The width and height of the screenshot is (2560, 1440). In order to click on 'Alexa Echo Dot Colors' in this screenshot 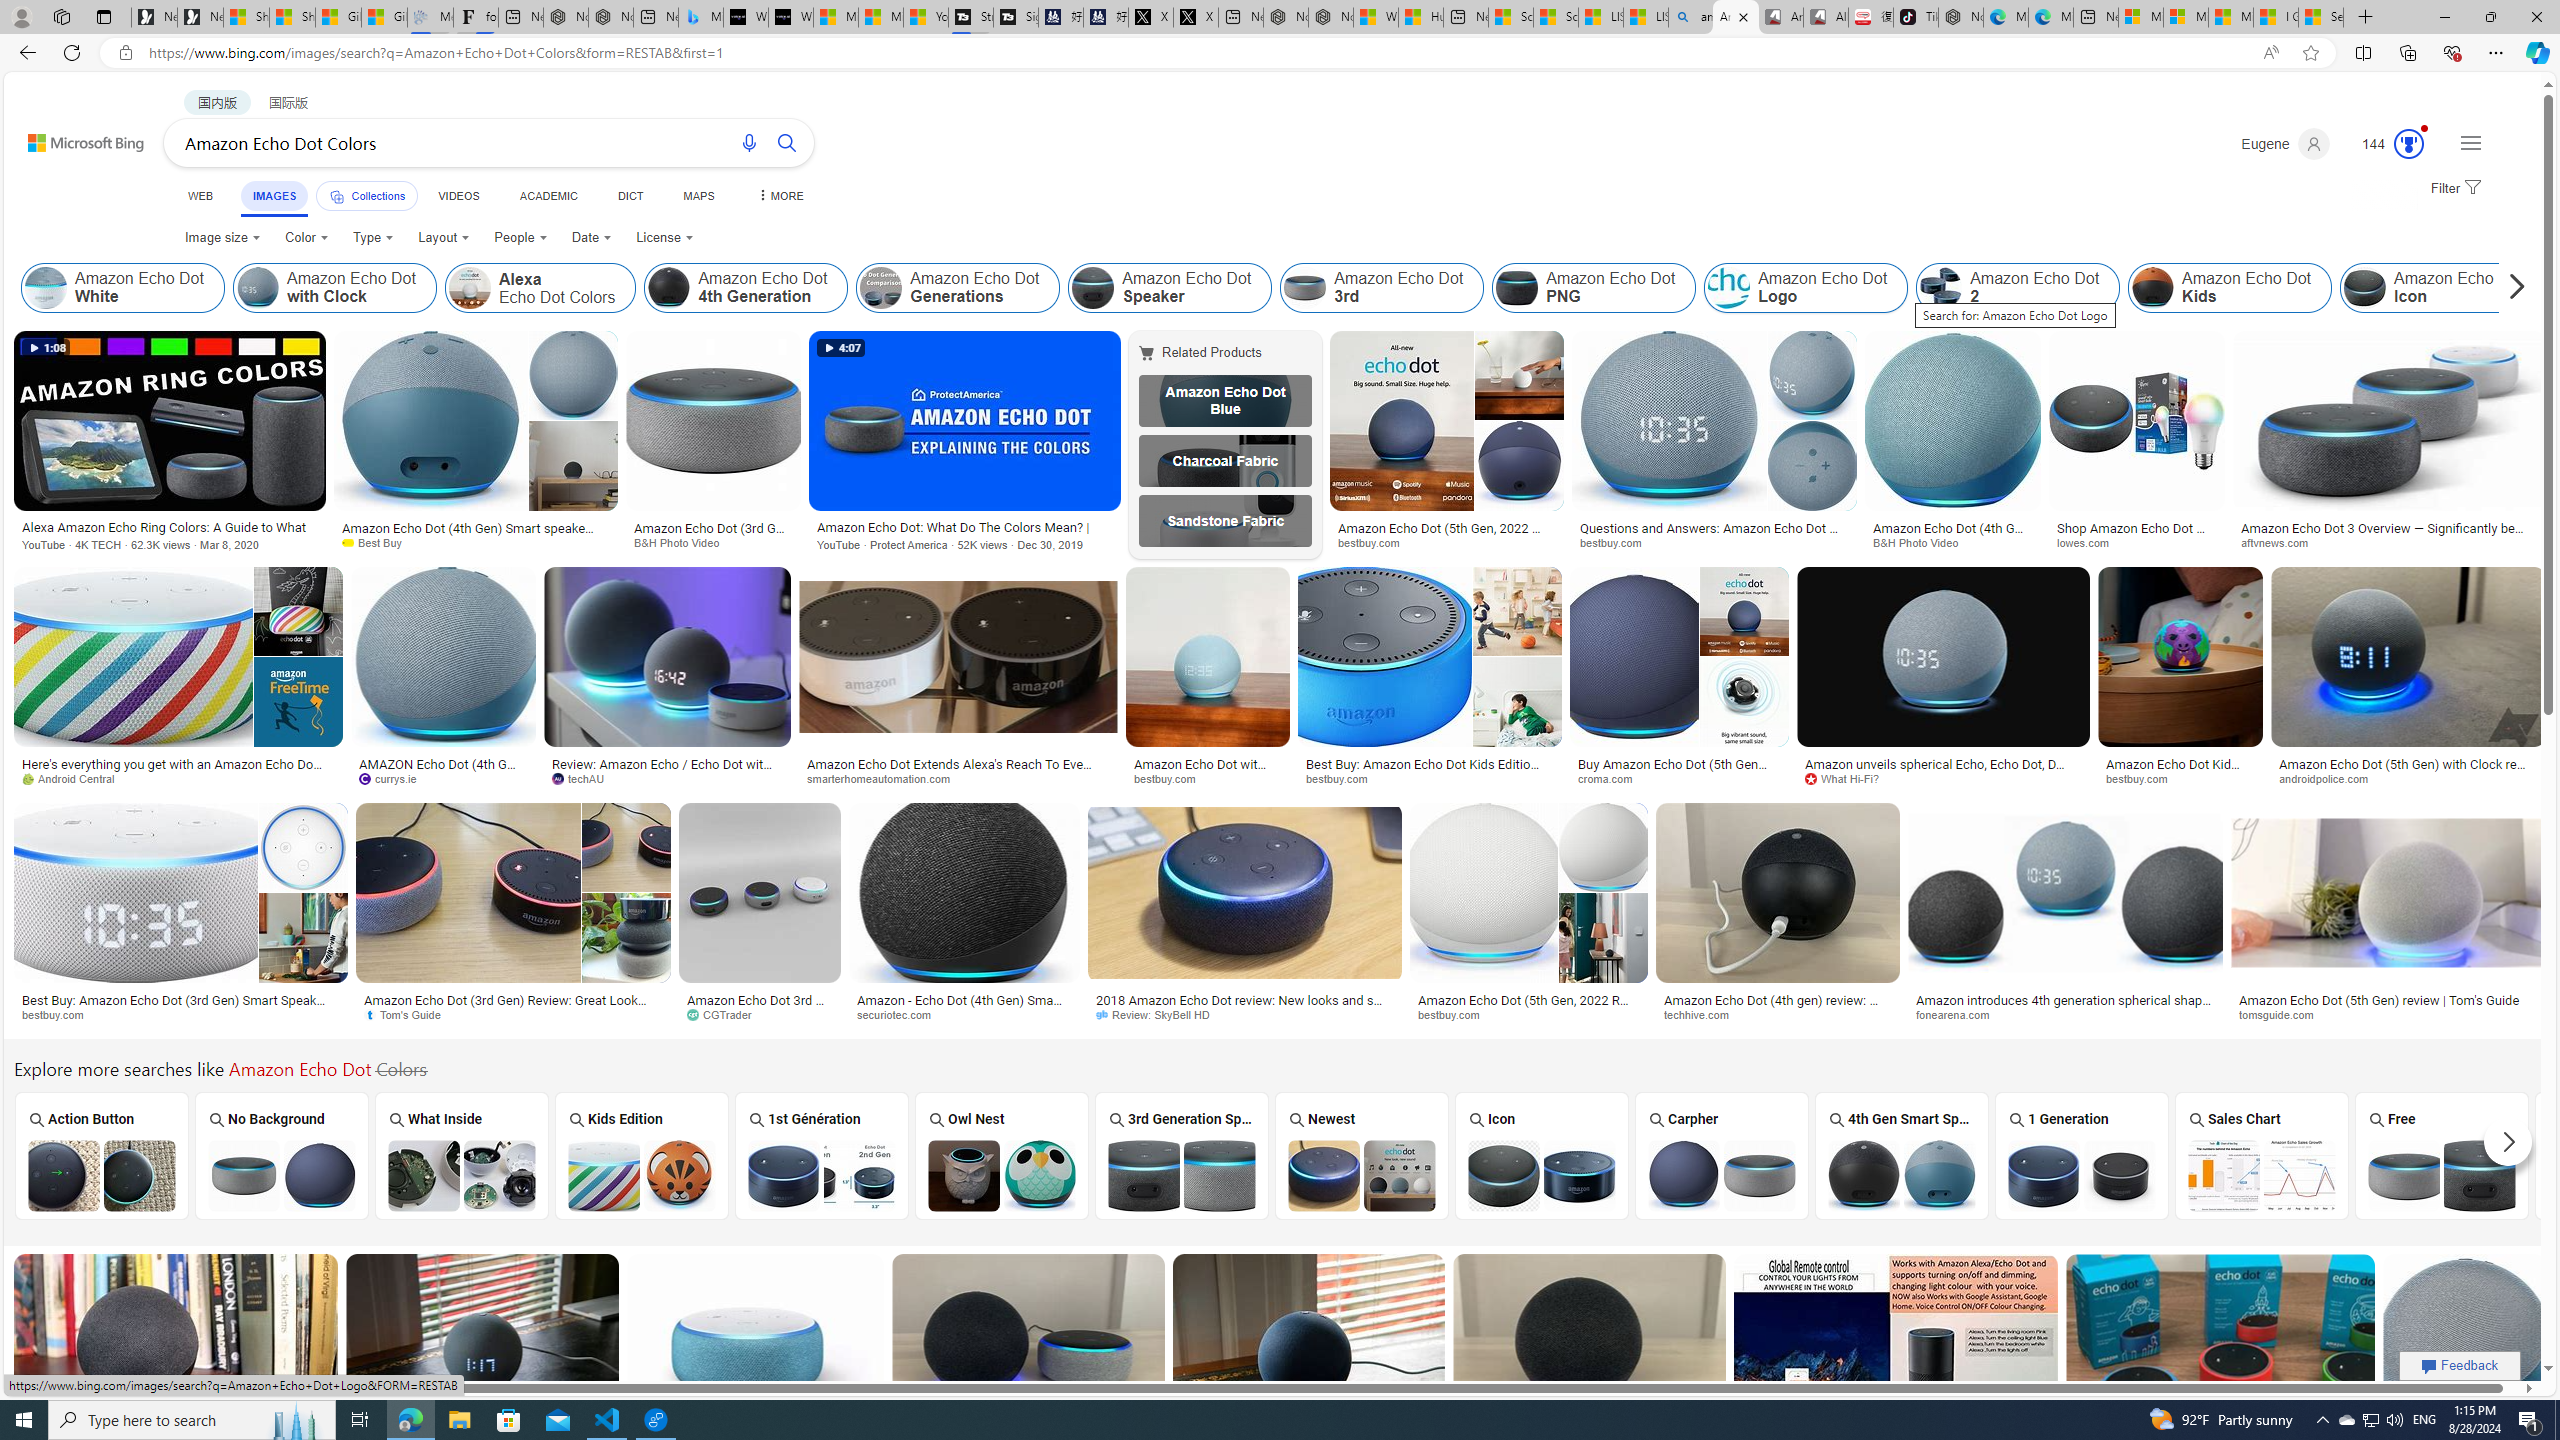, I will do `click(468, 287)`.